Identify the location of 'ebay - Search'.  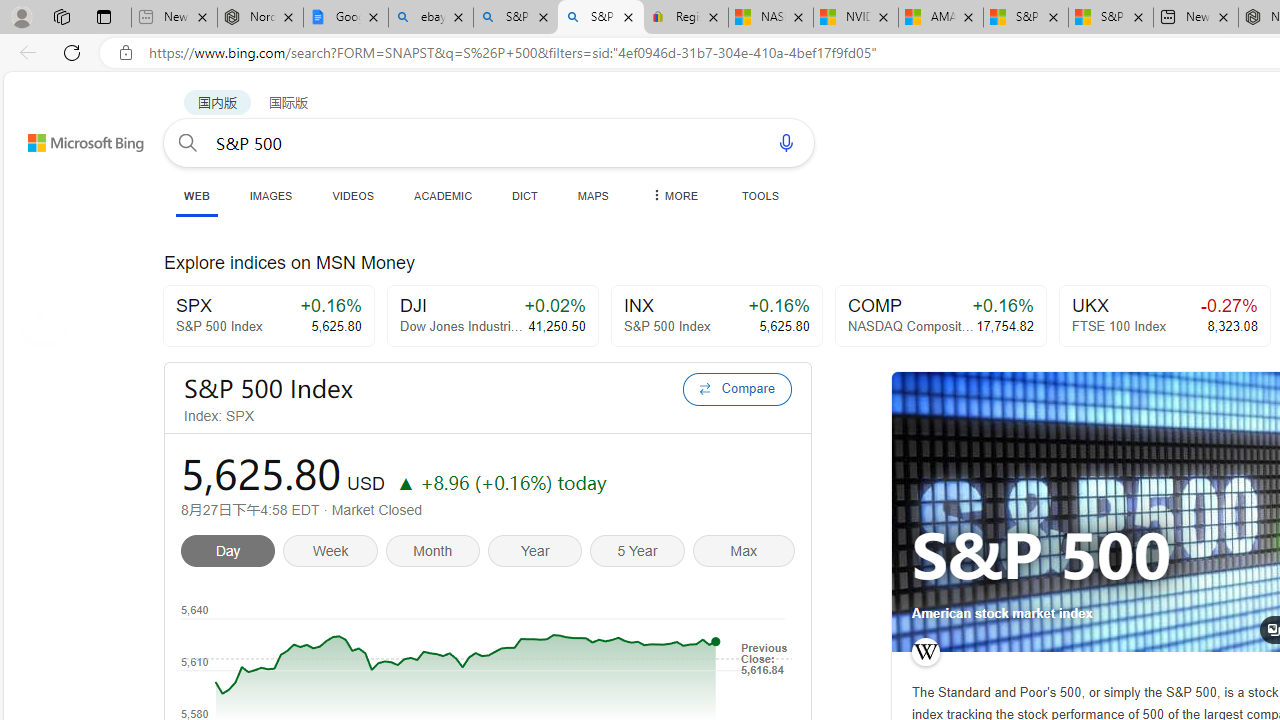
(430, 17).